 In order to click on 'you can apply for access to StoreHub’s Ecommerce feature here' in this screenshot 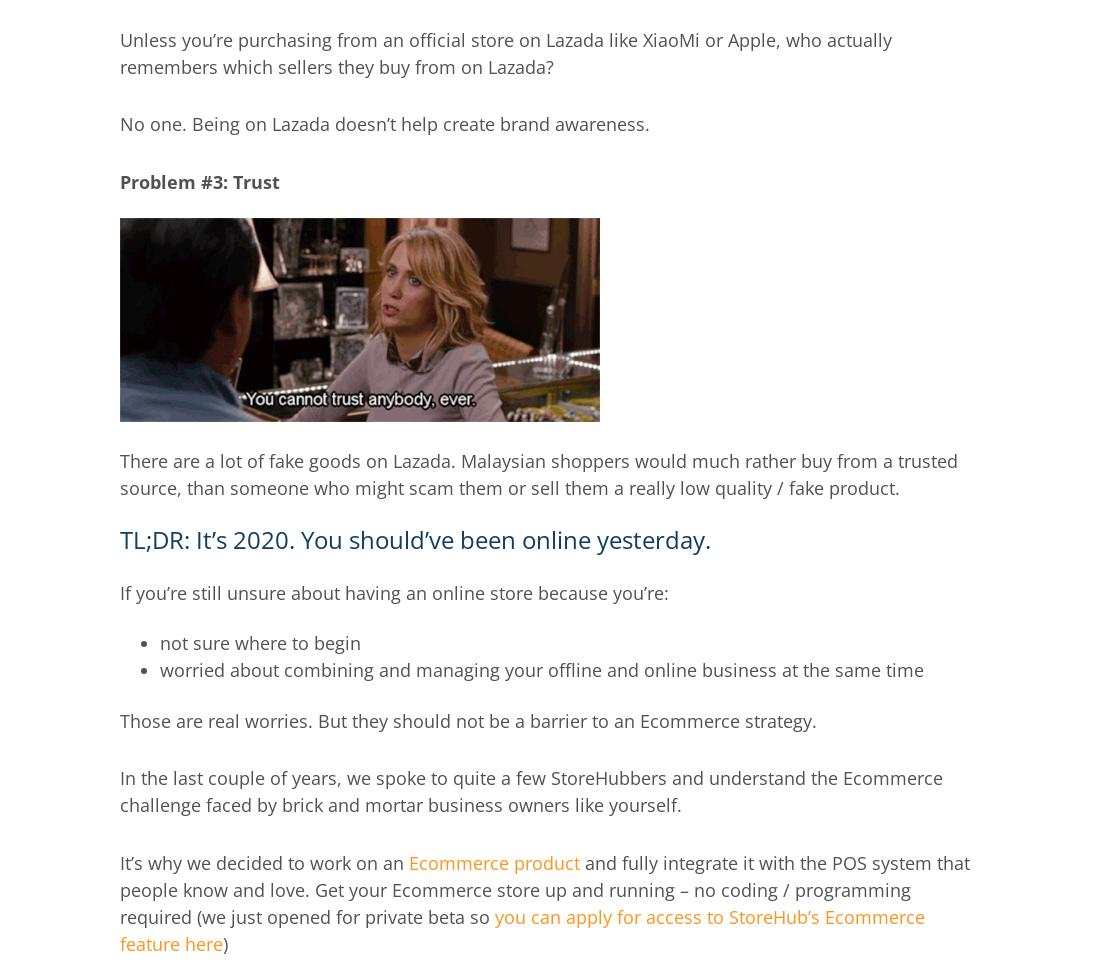, I will do `click(521, 928)`.